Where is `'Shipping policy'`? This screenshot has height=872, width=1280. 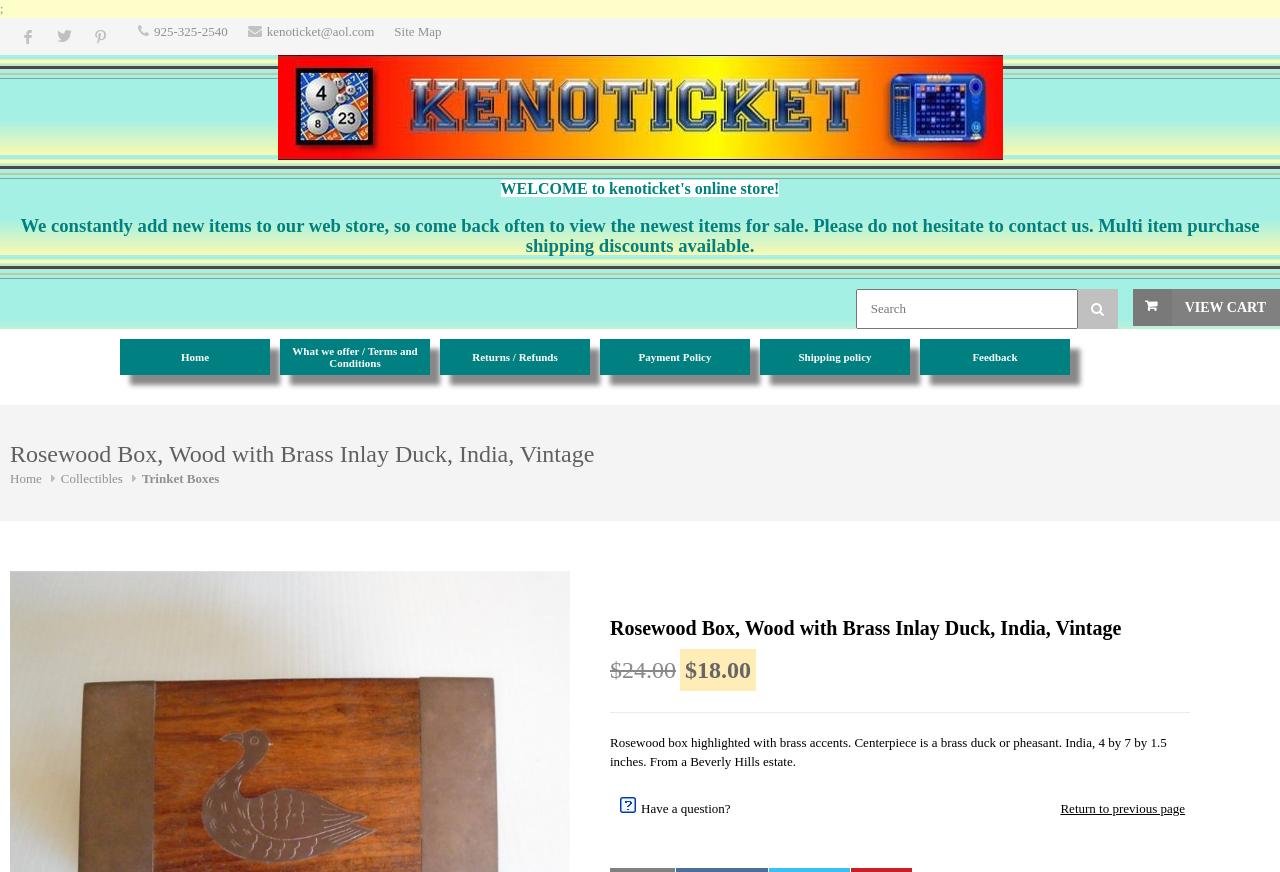
'Shipping policy' is located at coordinates (834, 356).